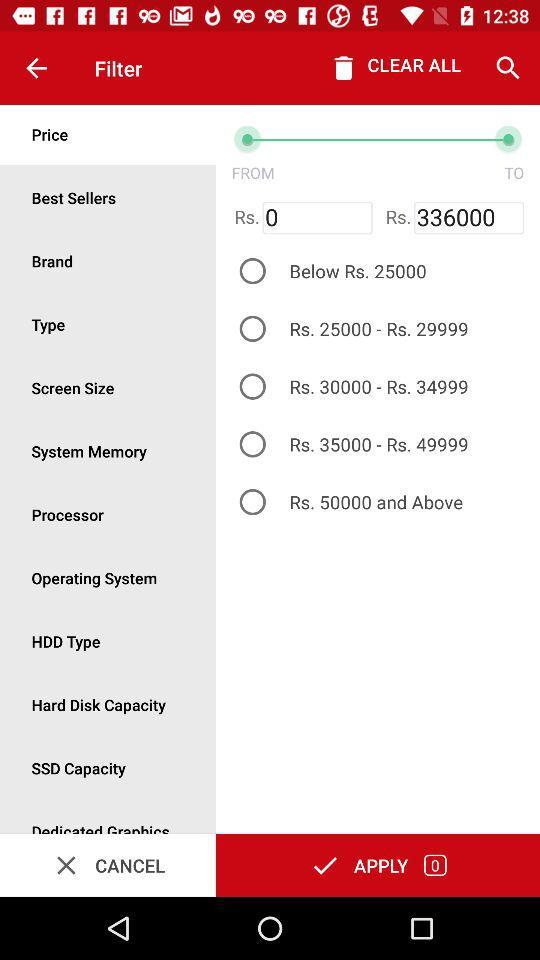 This screenshot has height=960, width=540. Describe the element at coordinates (469, 218) in the screenshot. I see `336000` at that location.